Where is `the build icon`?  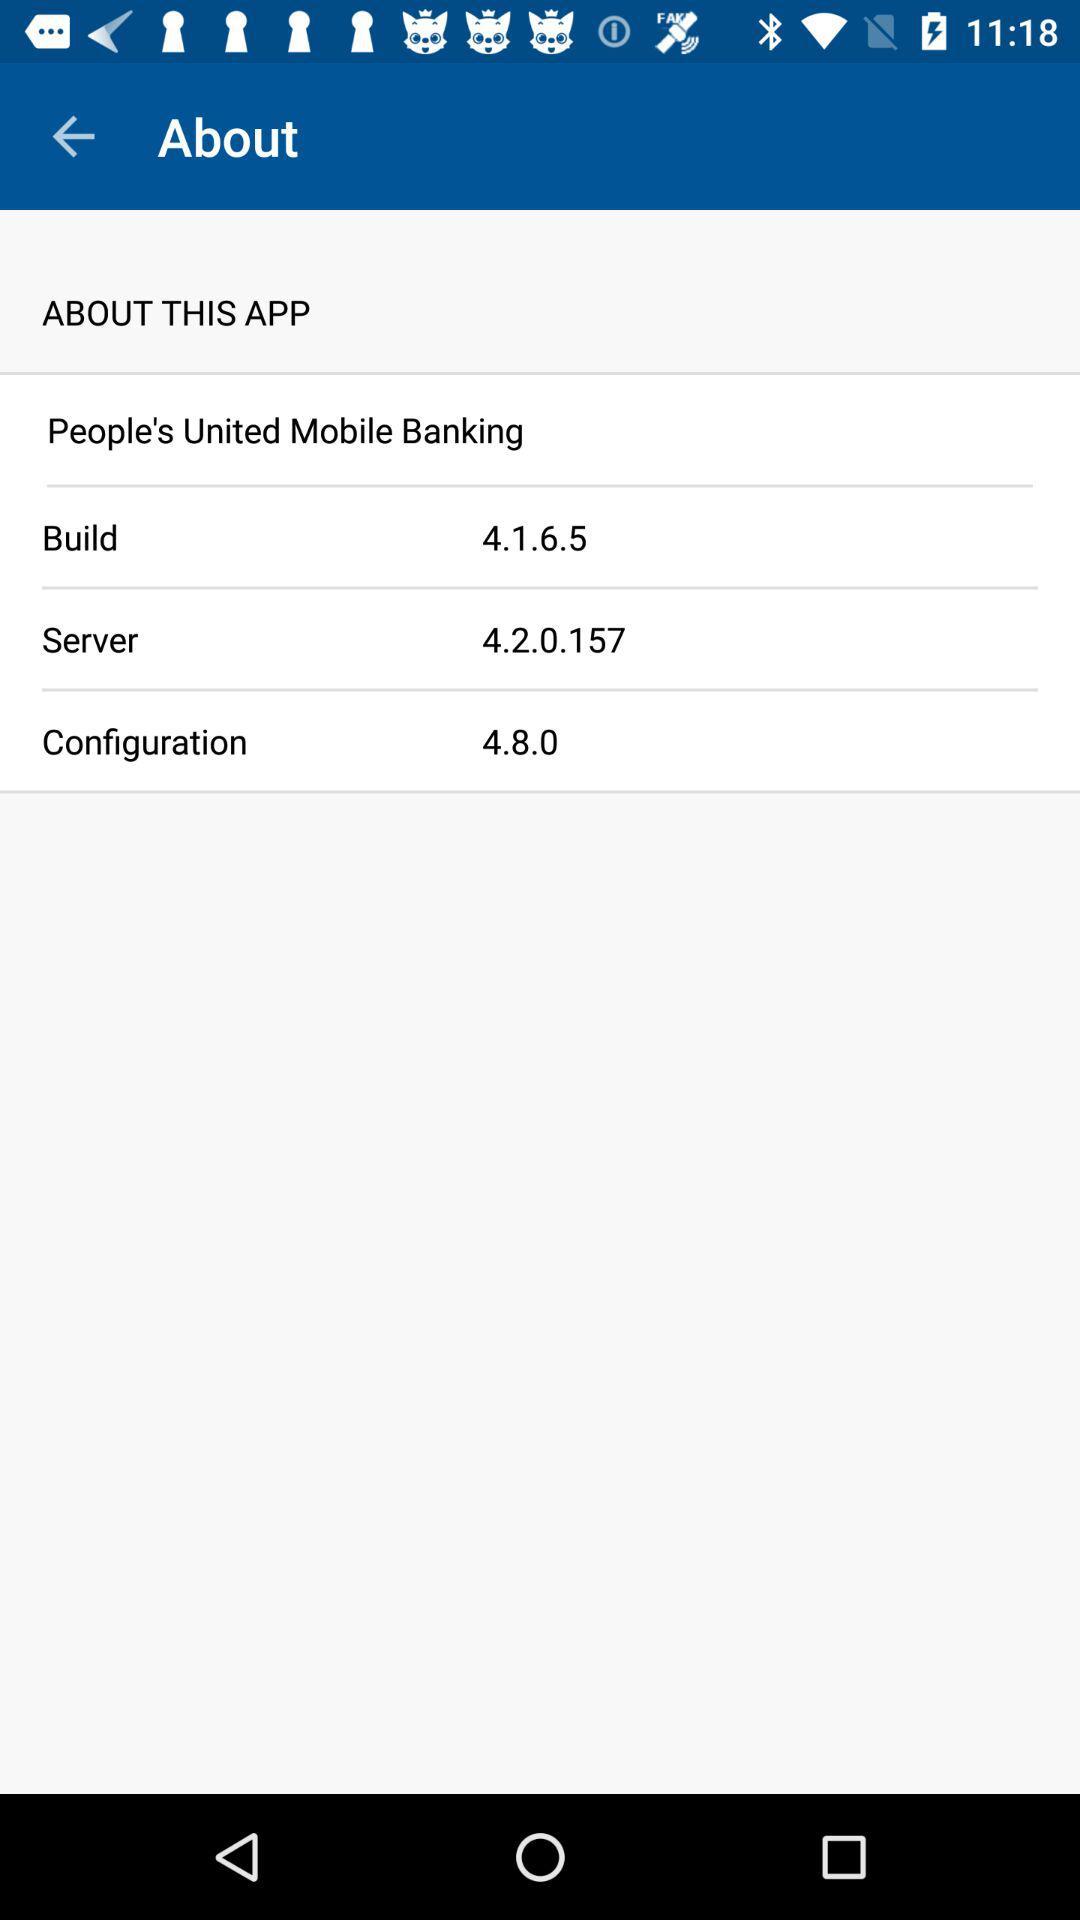 the build icon is located at coordinates (240, 537).